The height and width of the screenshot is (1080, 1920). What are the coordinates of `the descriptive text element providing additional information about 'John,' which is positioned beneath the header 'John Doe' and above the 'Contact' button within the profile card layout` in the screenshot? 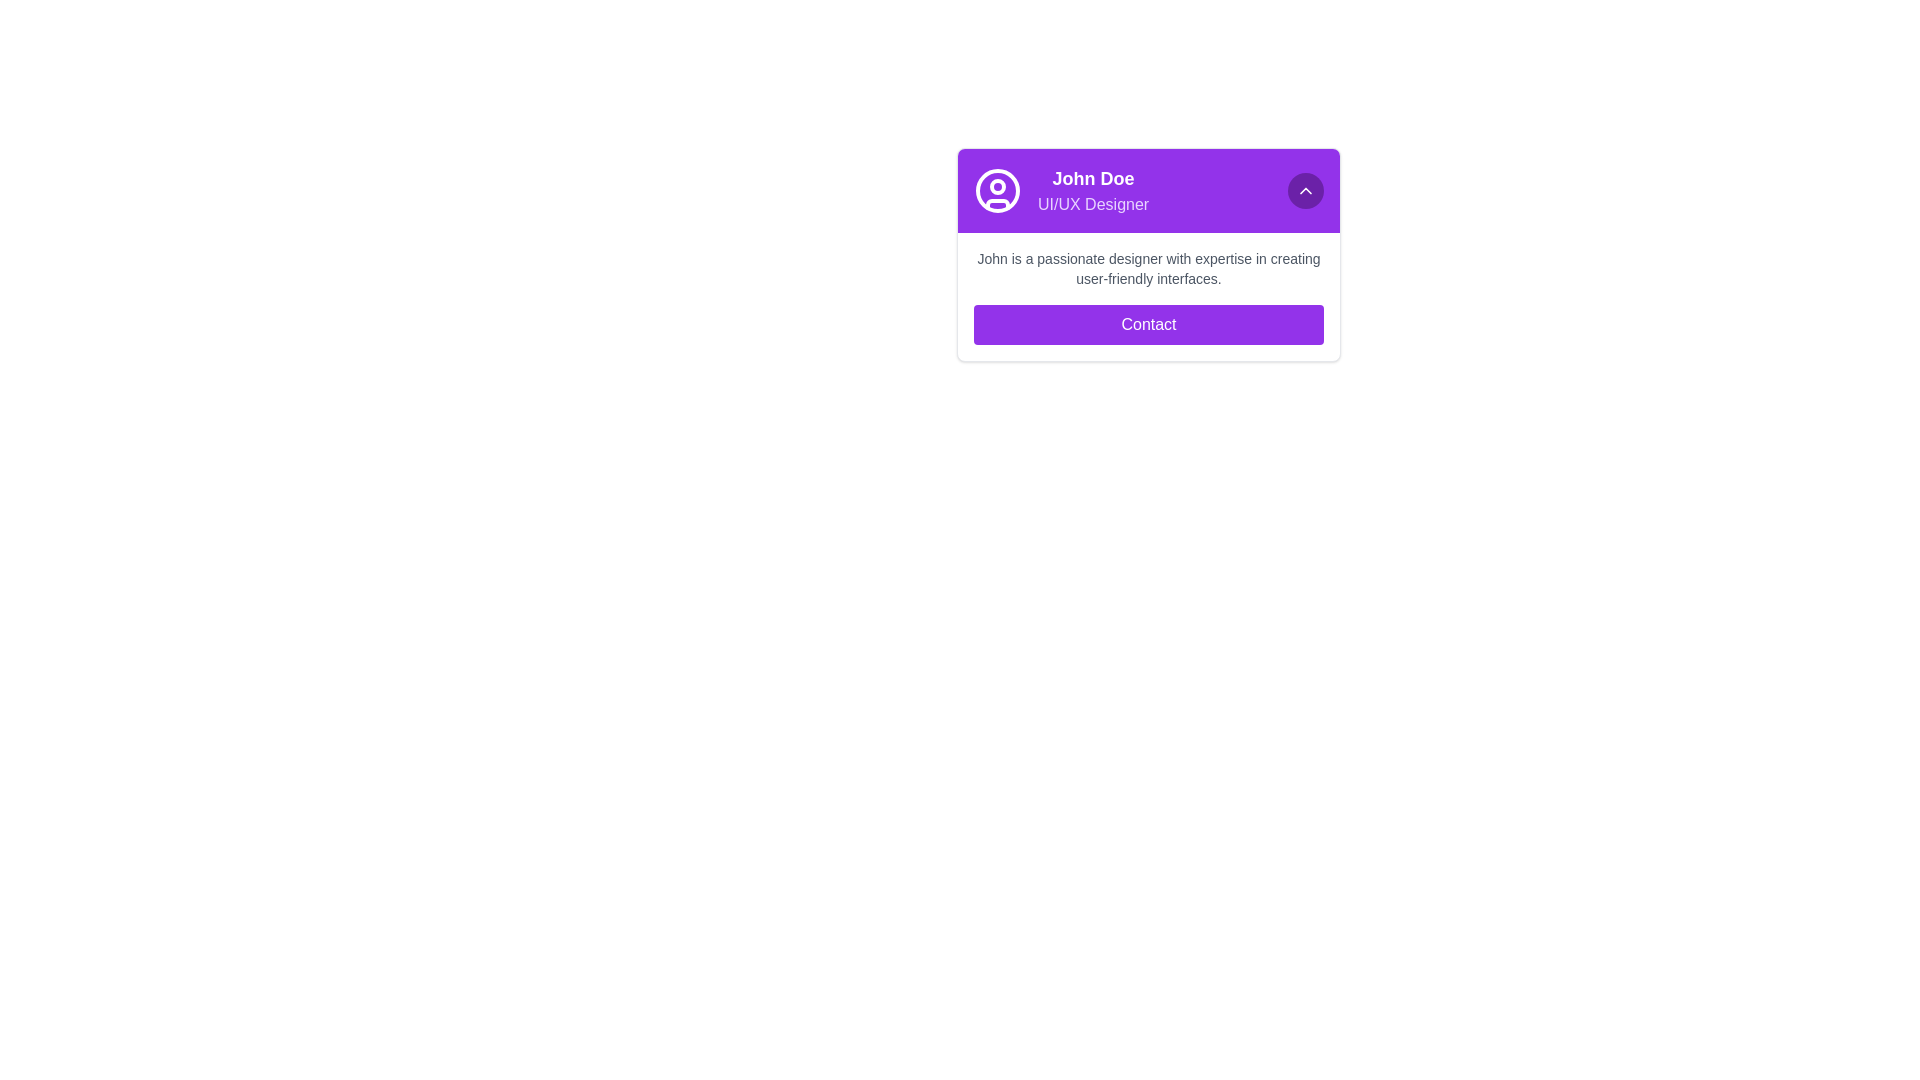 It's located at (1148, 268).